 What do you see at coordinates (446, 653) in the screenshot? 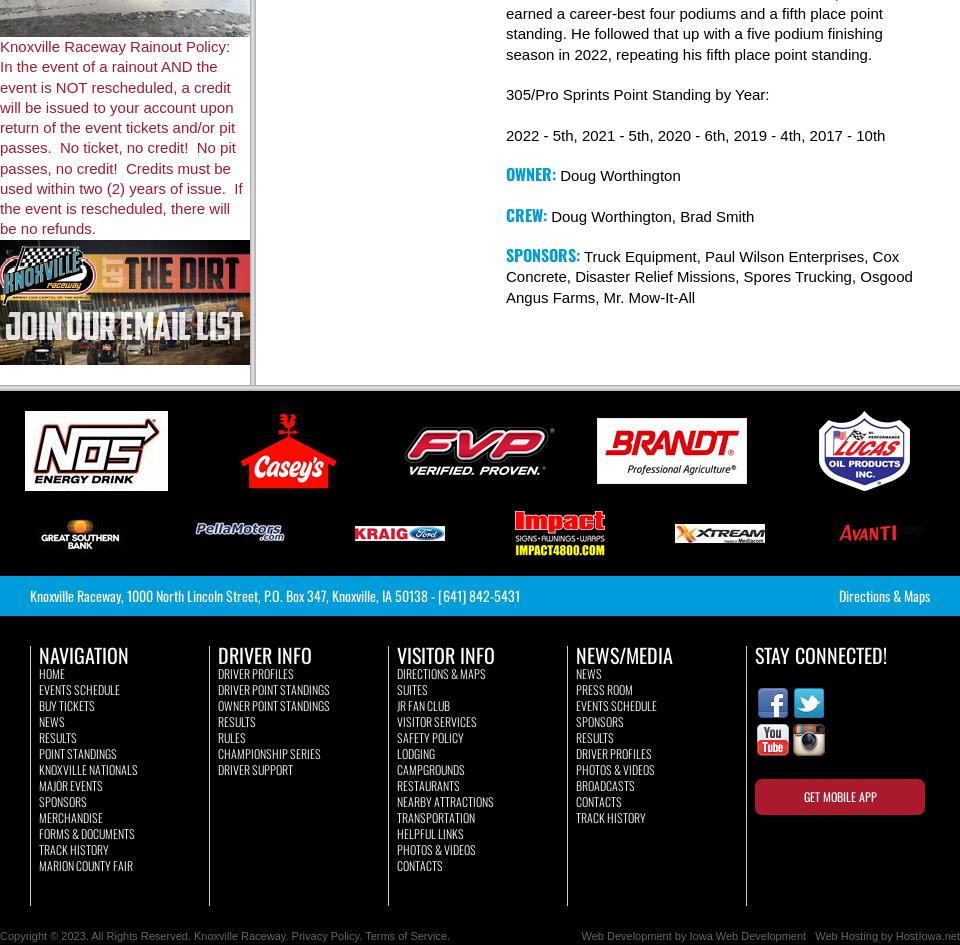
I see `'Visitor Info'` at bounding box center [446, 653].